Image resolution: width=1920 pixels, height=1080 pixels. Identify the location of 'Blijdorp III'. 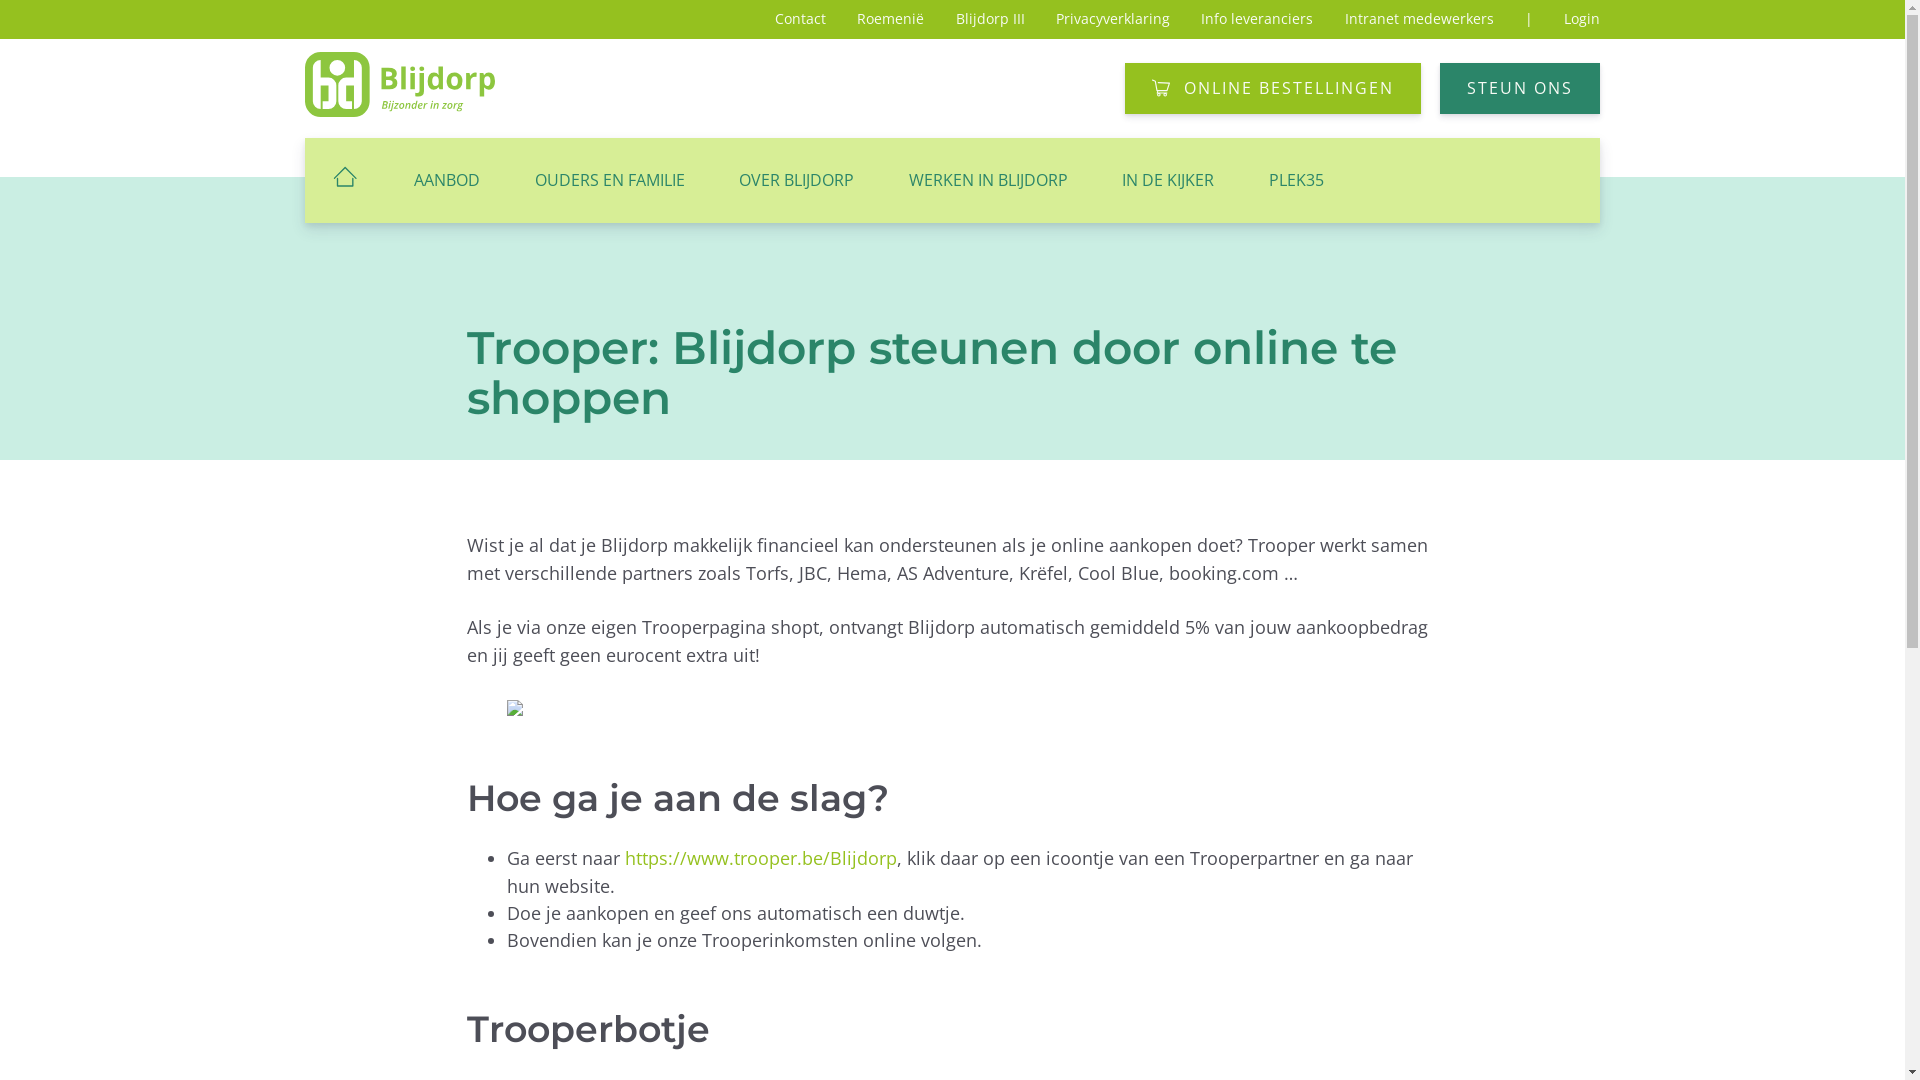
(954, 18).